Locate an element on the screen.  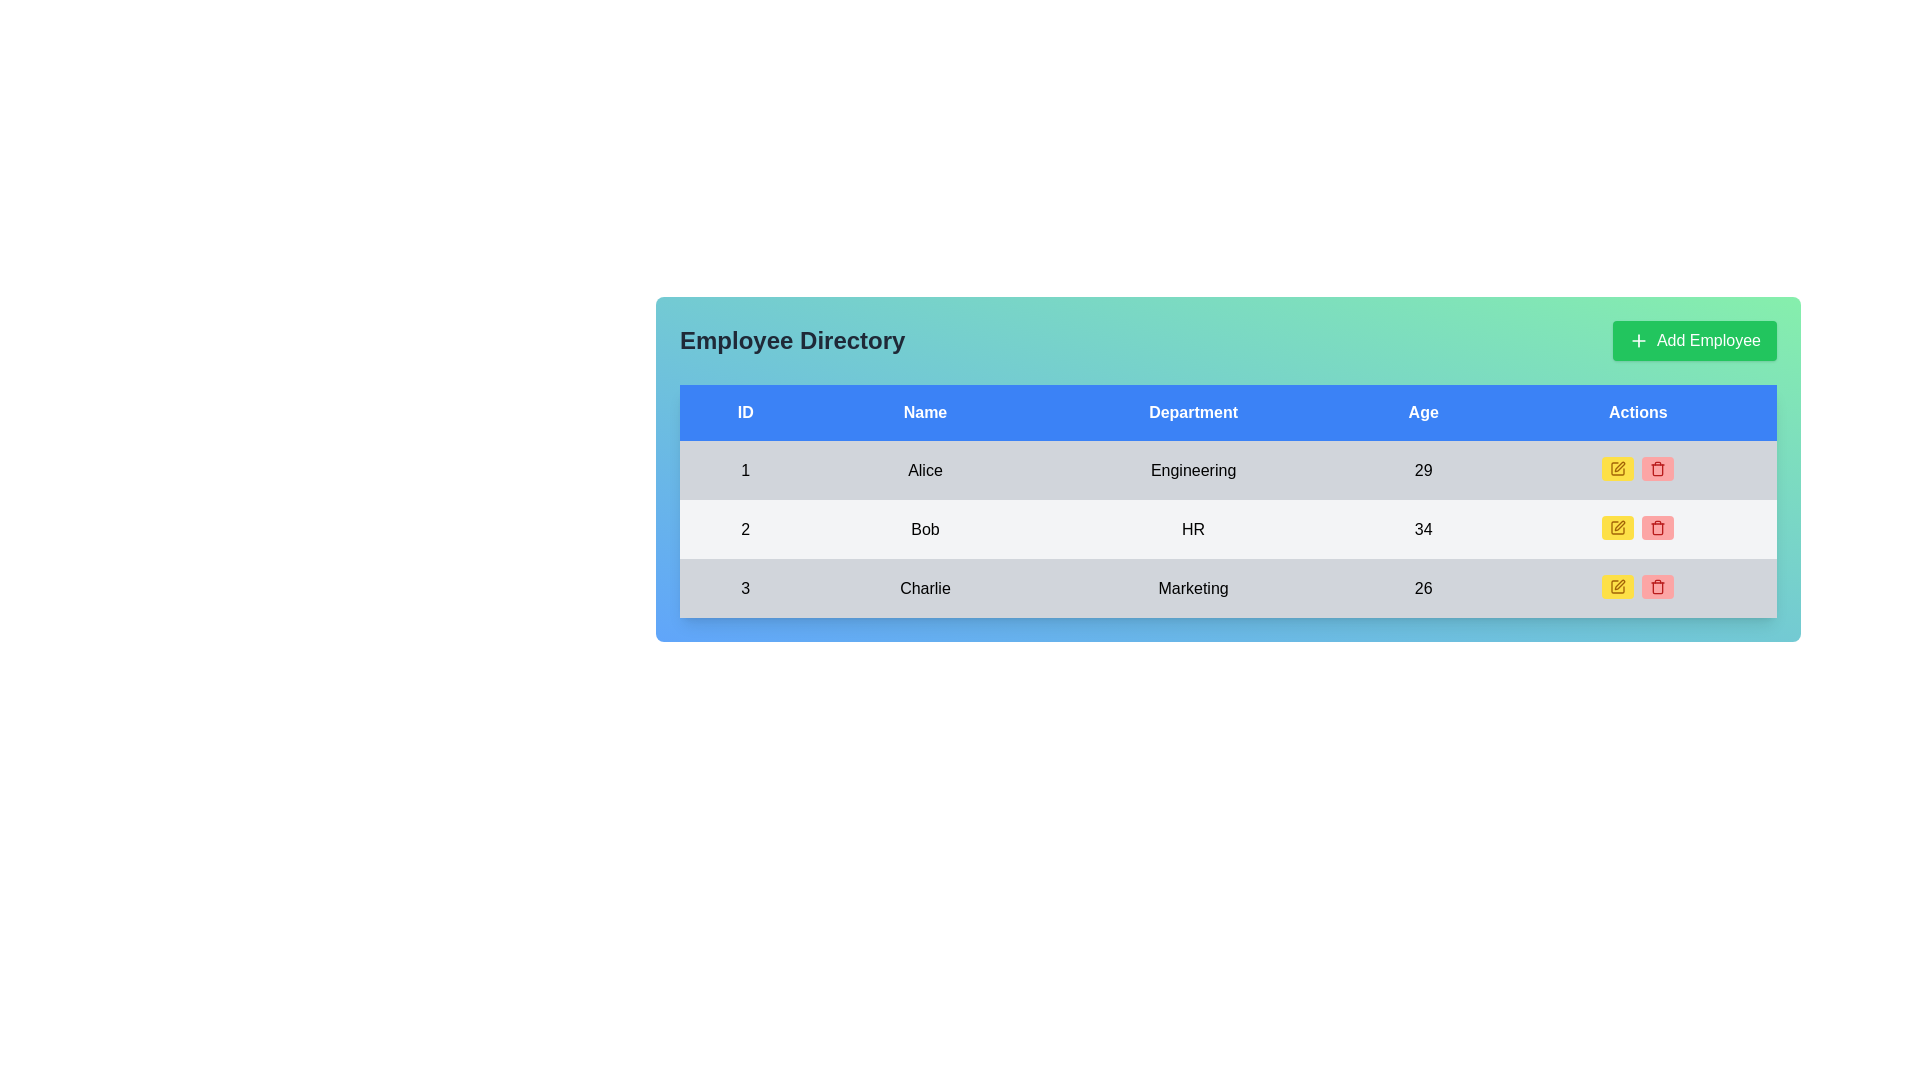
the last row in the employee details table that contains the information for employee 'Charlie', which includes columns for ID, Name, Department, Age, and Actions is located at coordinates (1227, 587).